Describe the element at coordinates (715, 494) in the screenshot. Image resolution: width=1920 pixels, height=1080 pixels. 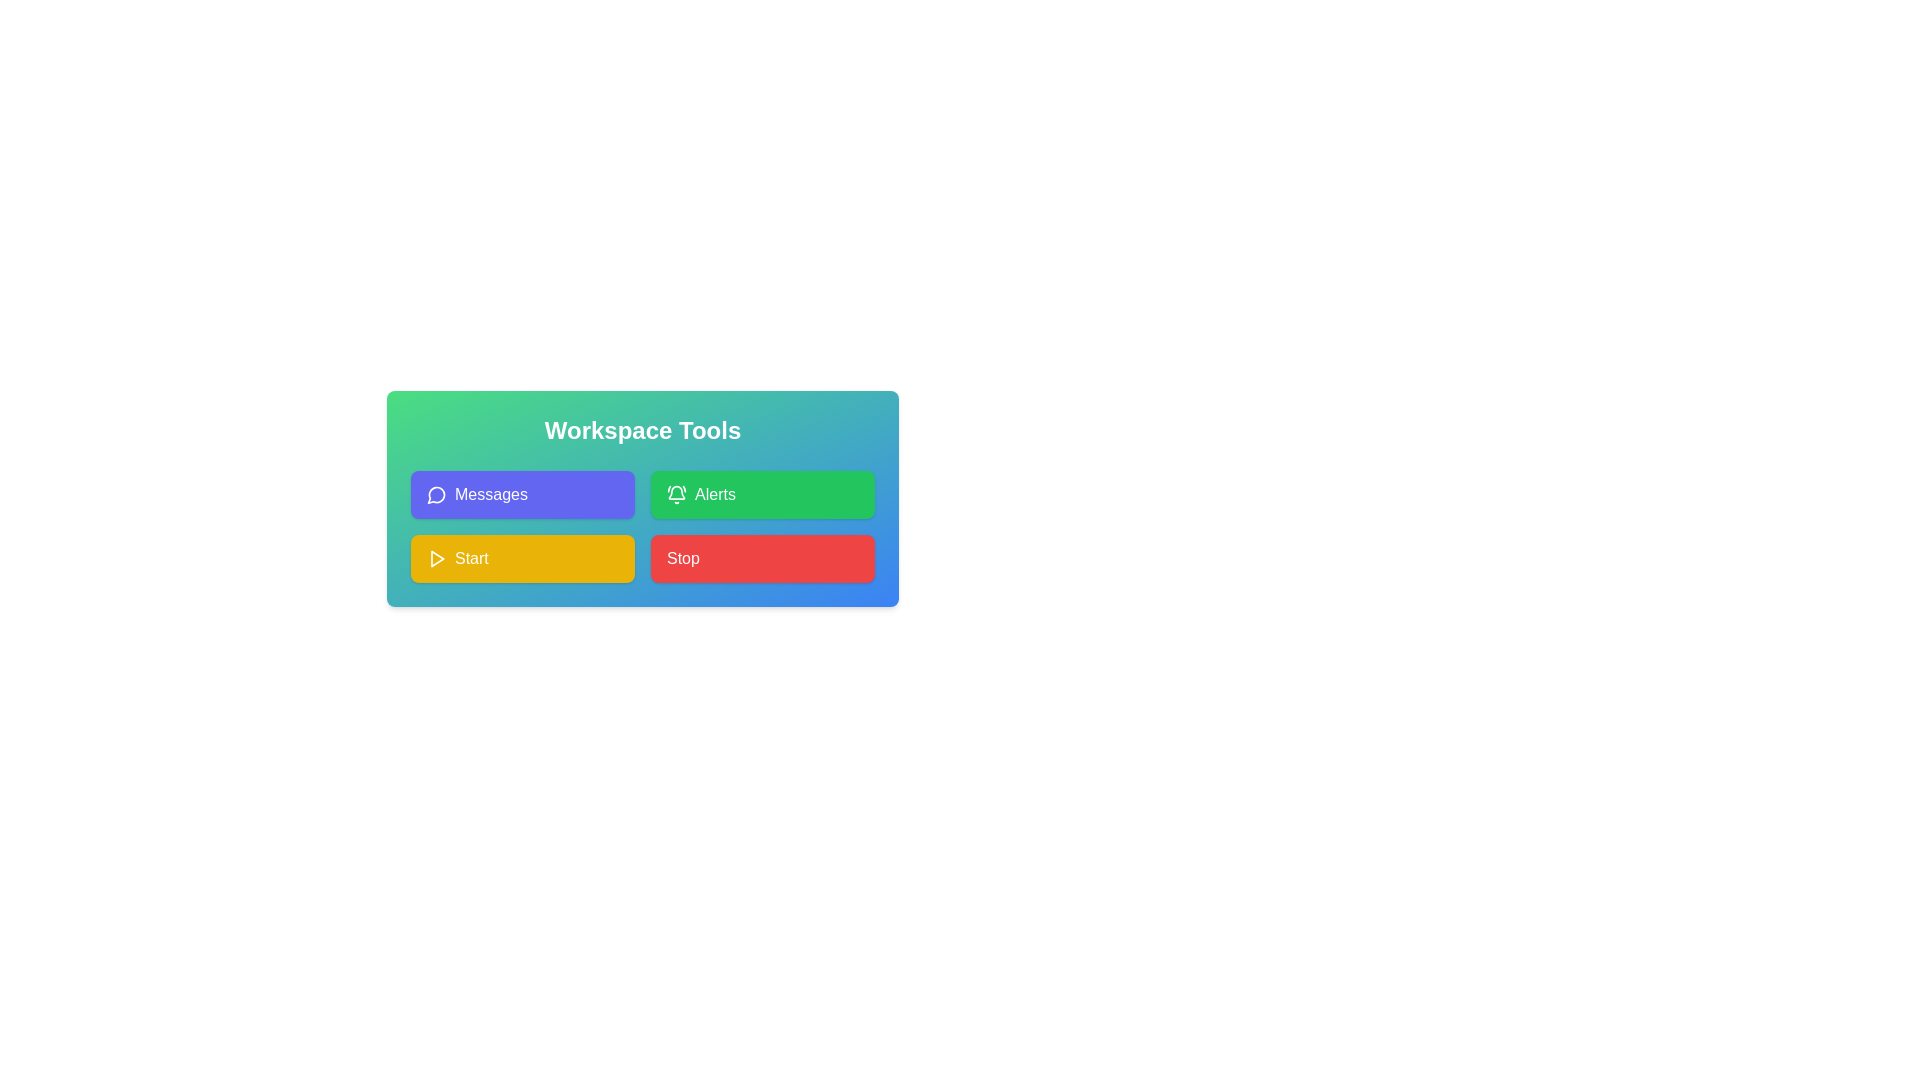
I see `the 'Alerts' button, which is located in the top-right part of a horizontal button group, next to a bell icon, within a green rectangular area` at that location.